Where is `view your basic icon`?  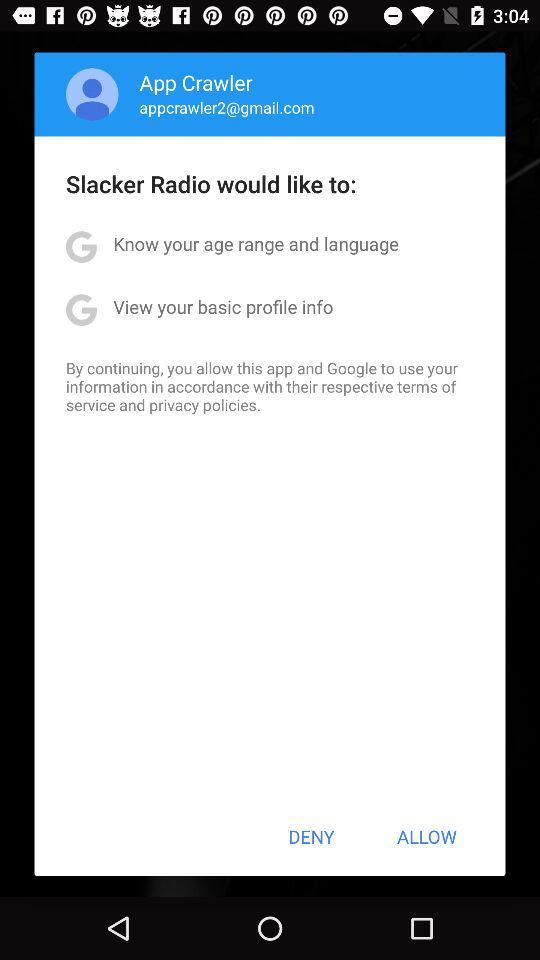
view your basic icon is located at coordinates (222, 306).